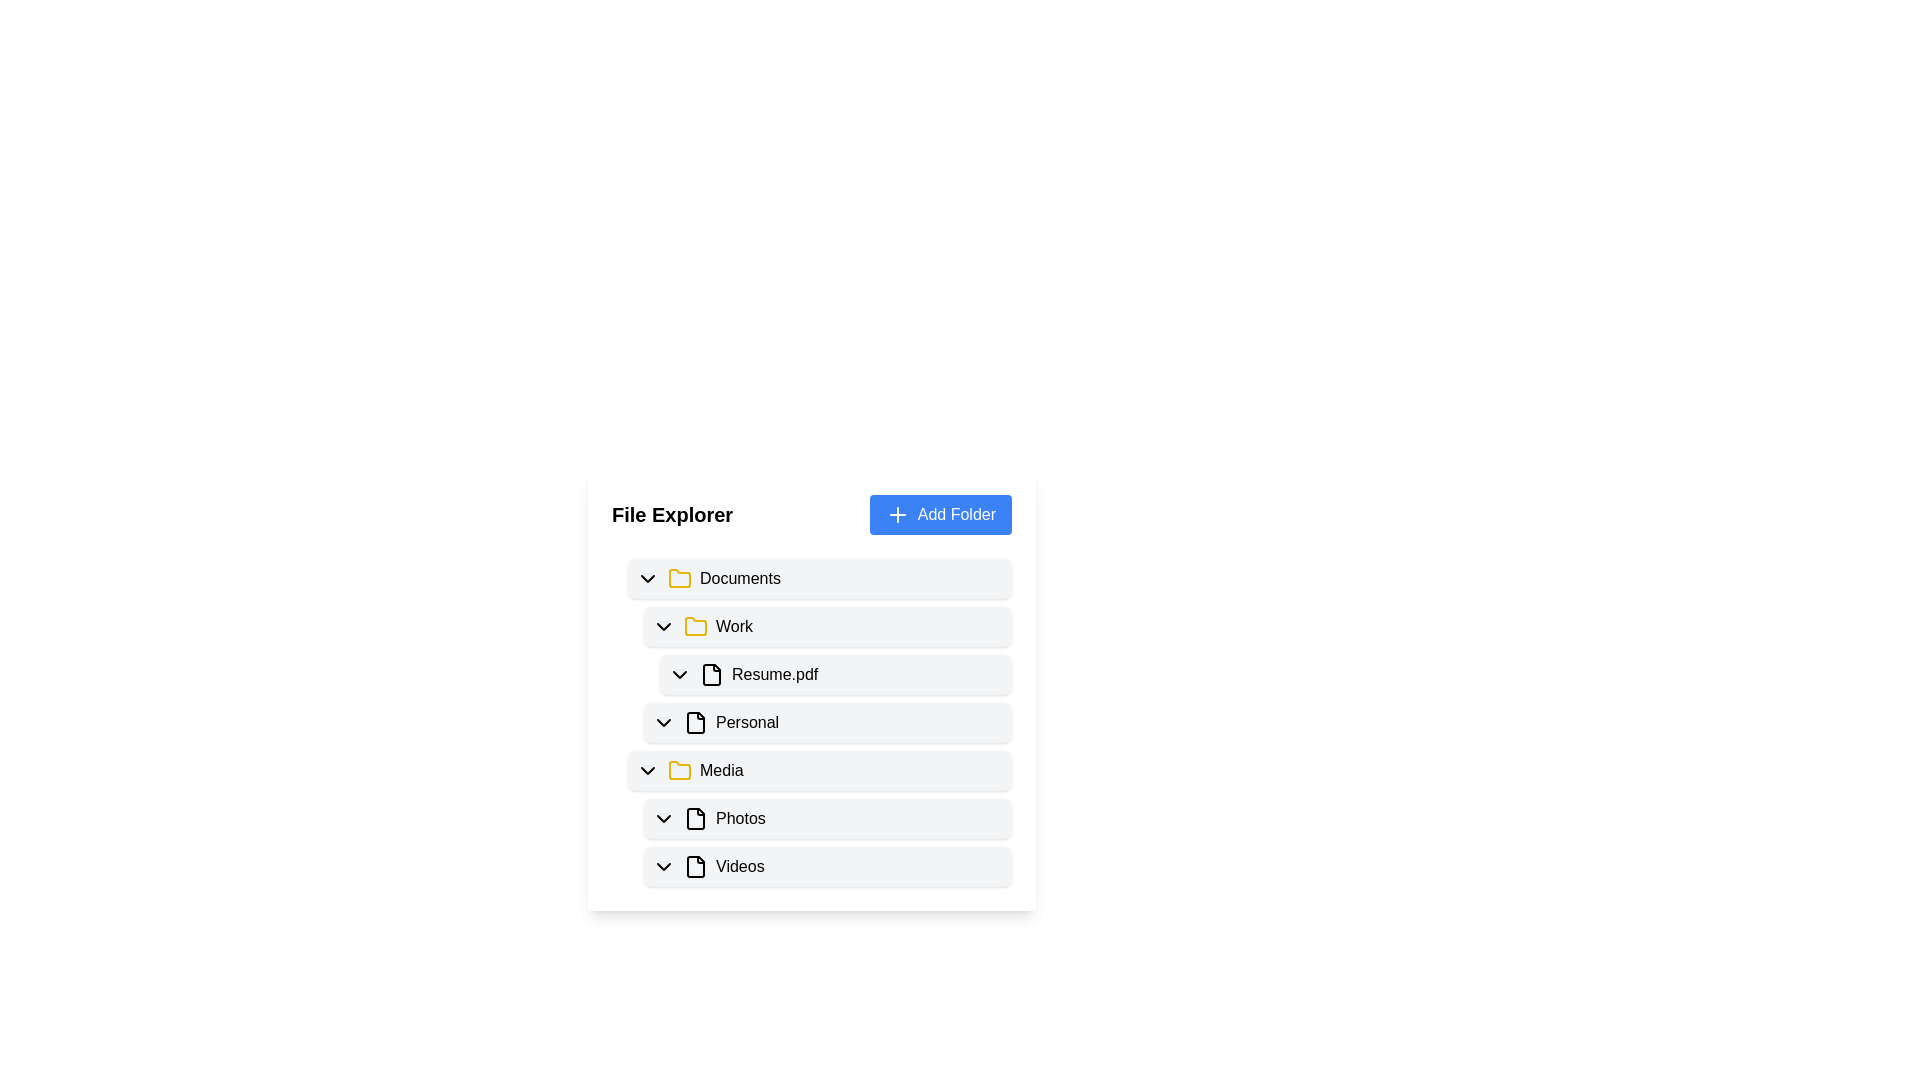 The width and height of the screenshot is (1920, 1080). Describe the element at coordinates (696, 866) in the screenshot. I see `the Videos icon located at the bottom-most file entry of the File Explorer interface under the Media directory` at that location.